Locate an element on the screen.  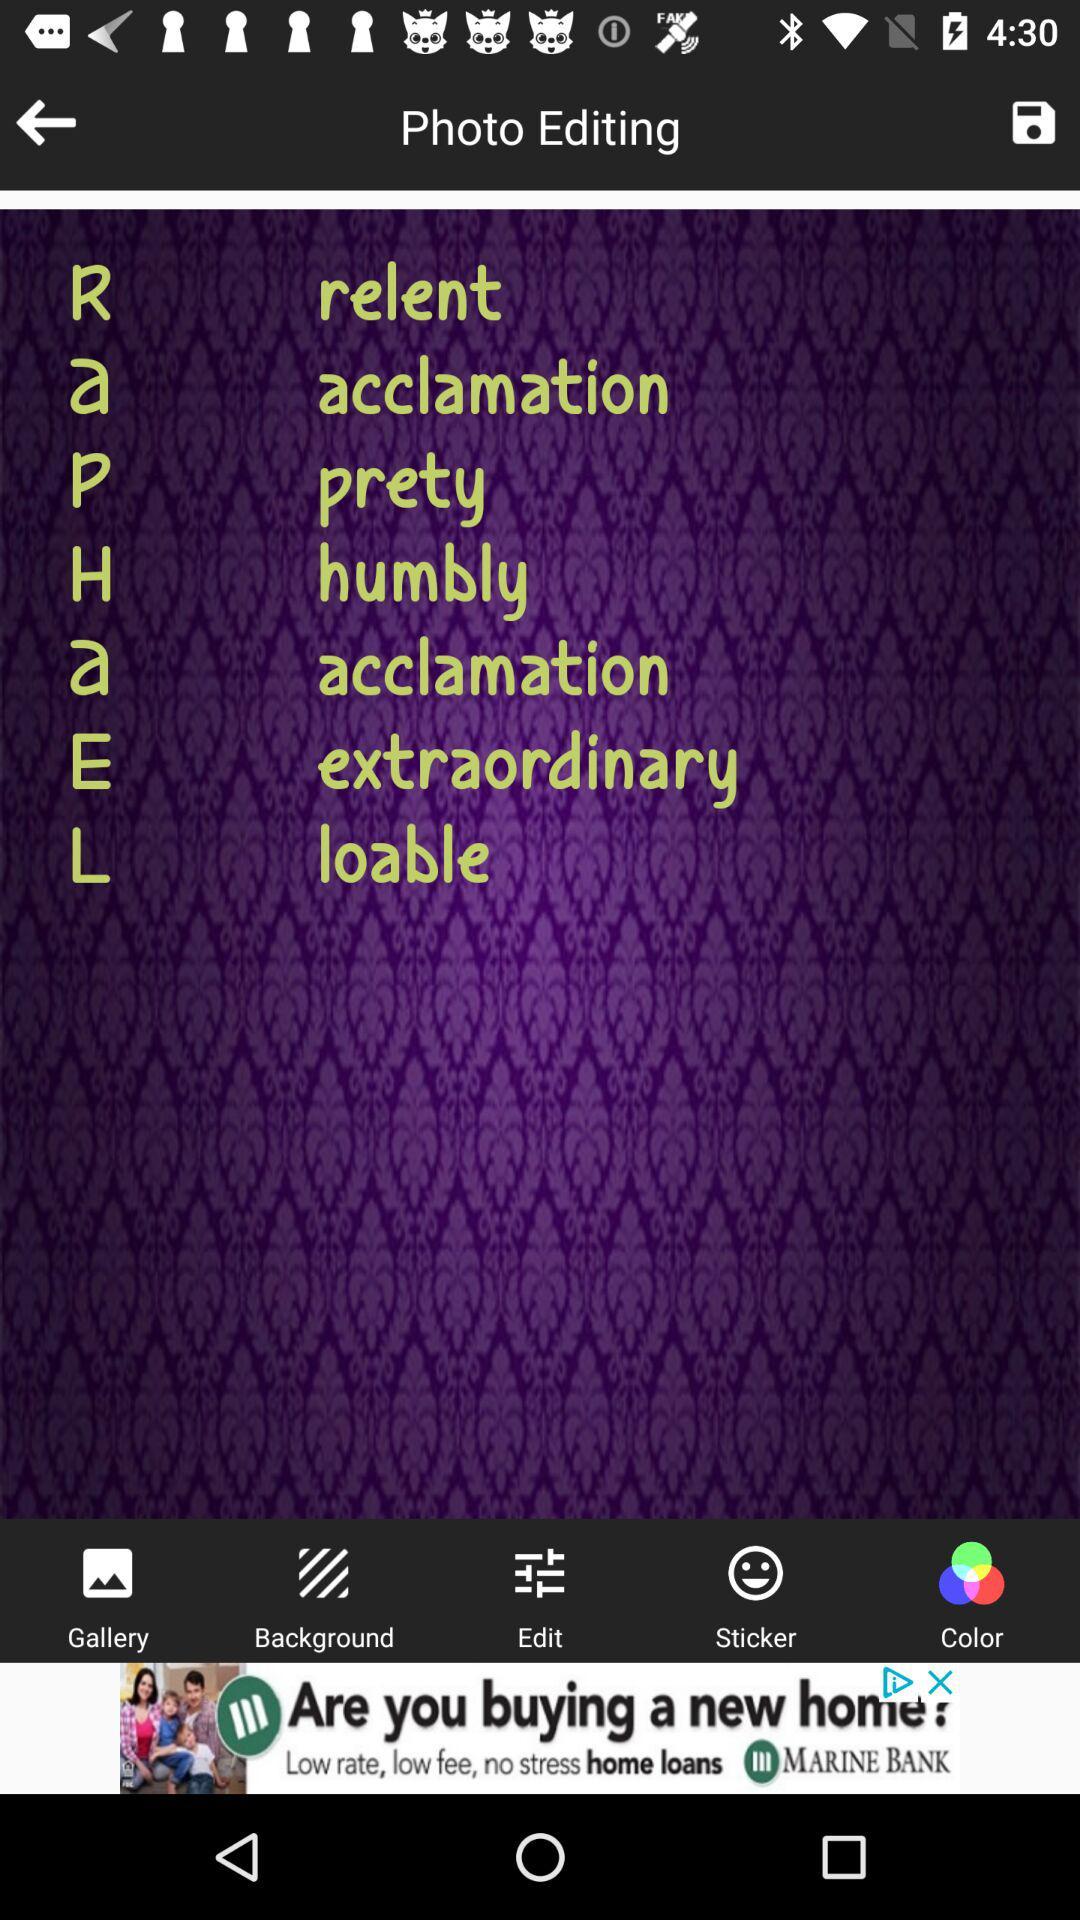
the save icon is located at coordinates (1033, 121).